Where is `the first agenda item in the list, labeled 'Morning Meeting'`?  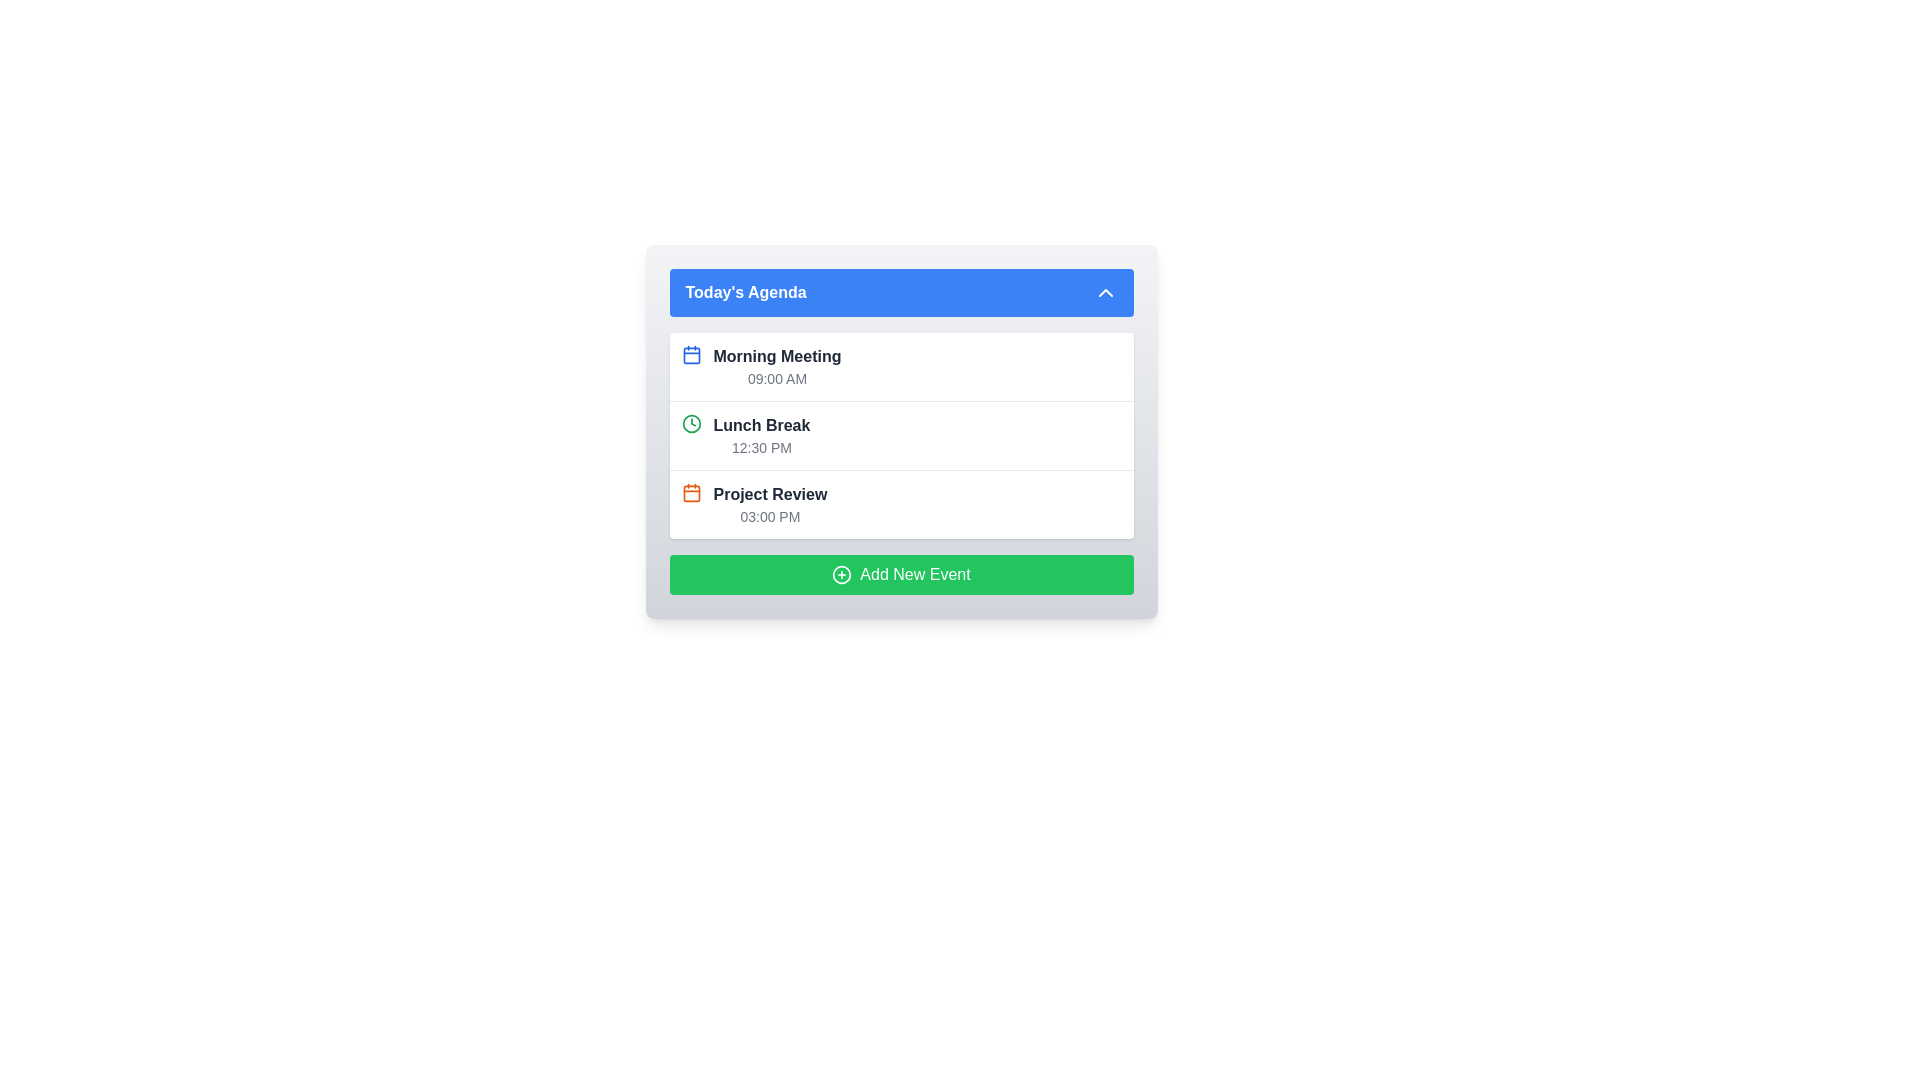
the first agenda item in the list, labeled 'Morning Meeting' is located at coordinates (776, 366).